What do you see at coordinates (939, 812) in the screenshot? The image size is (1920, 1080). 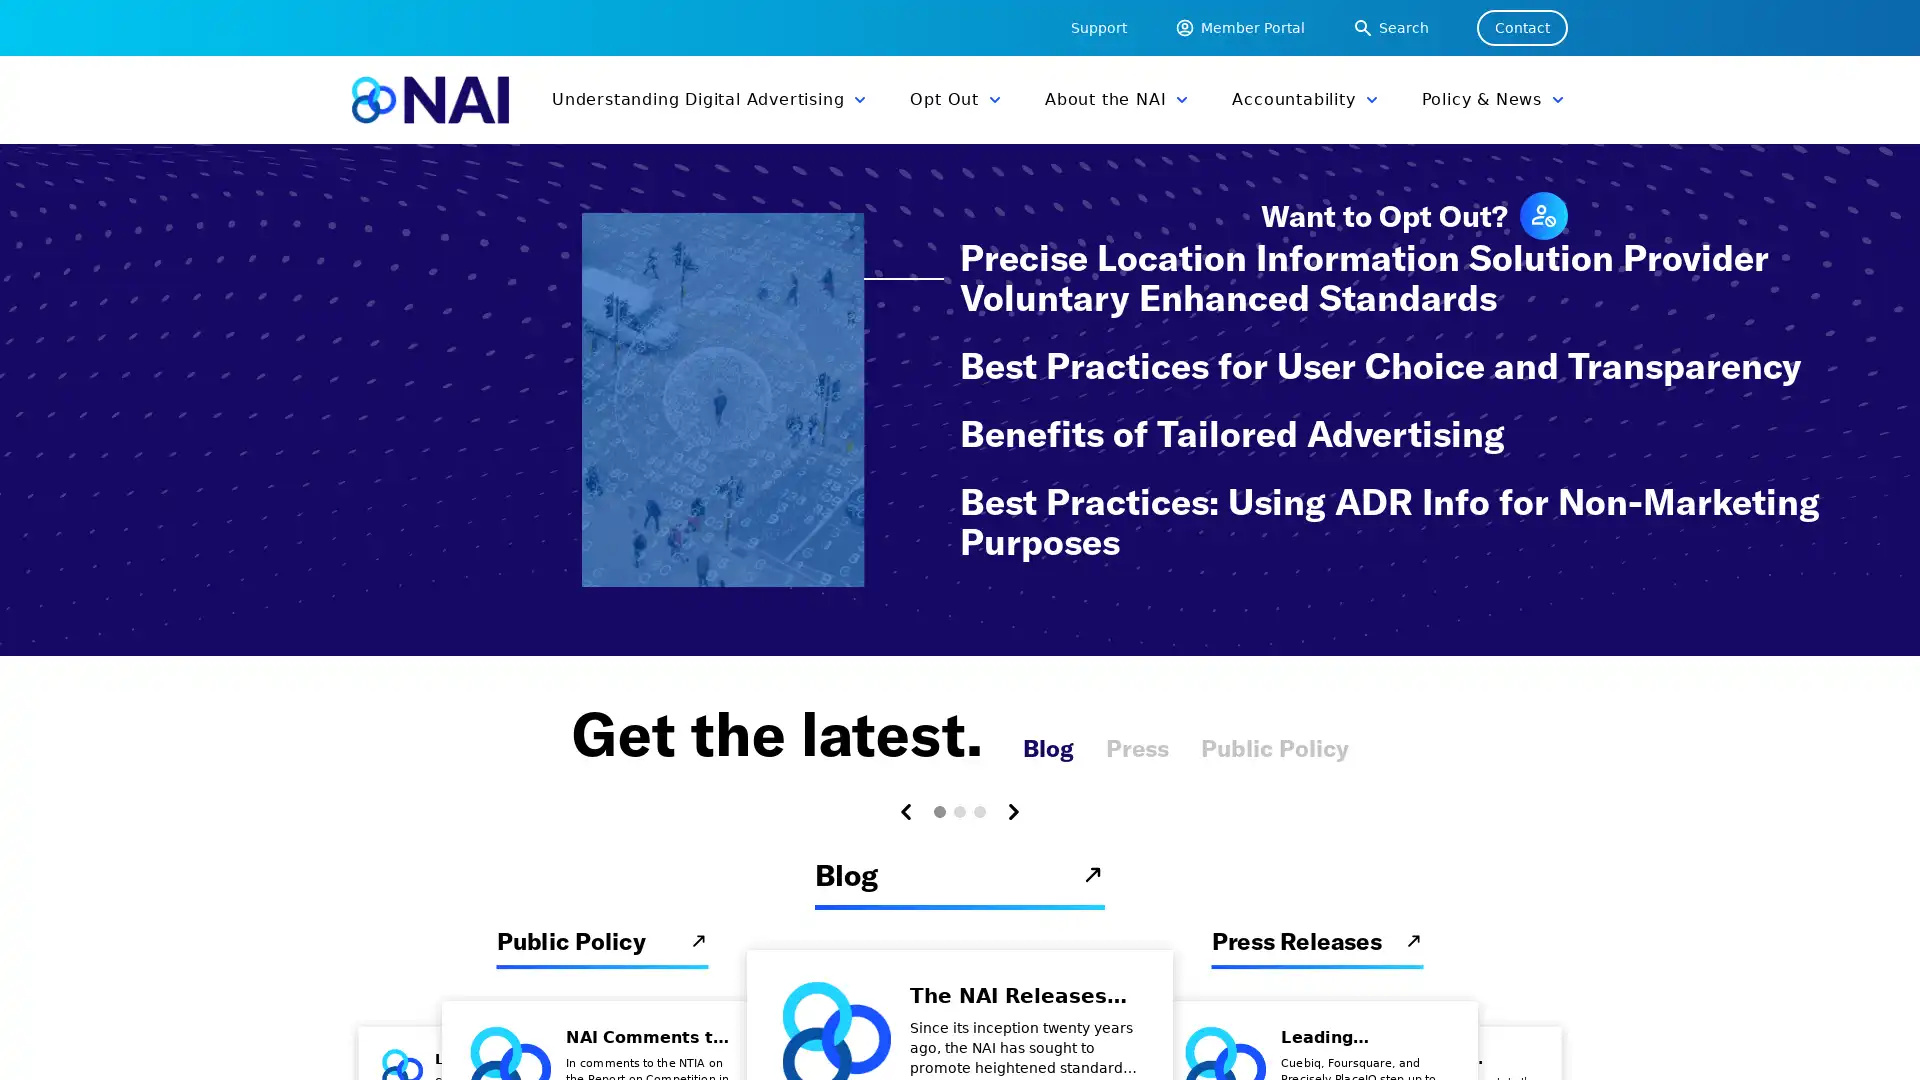 I see `Carousel Page 1 (Current Slide)` at bounding box center [939, 812].